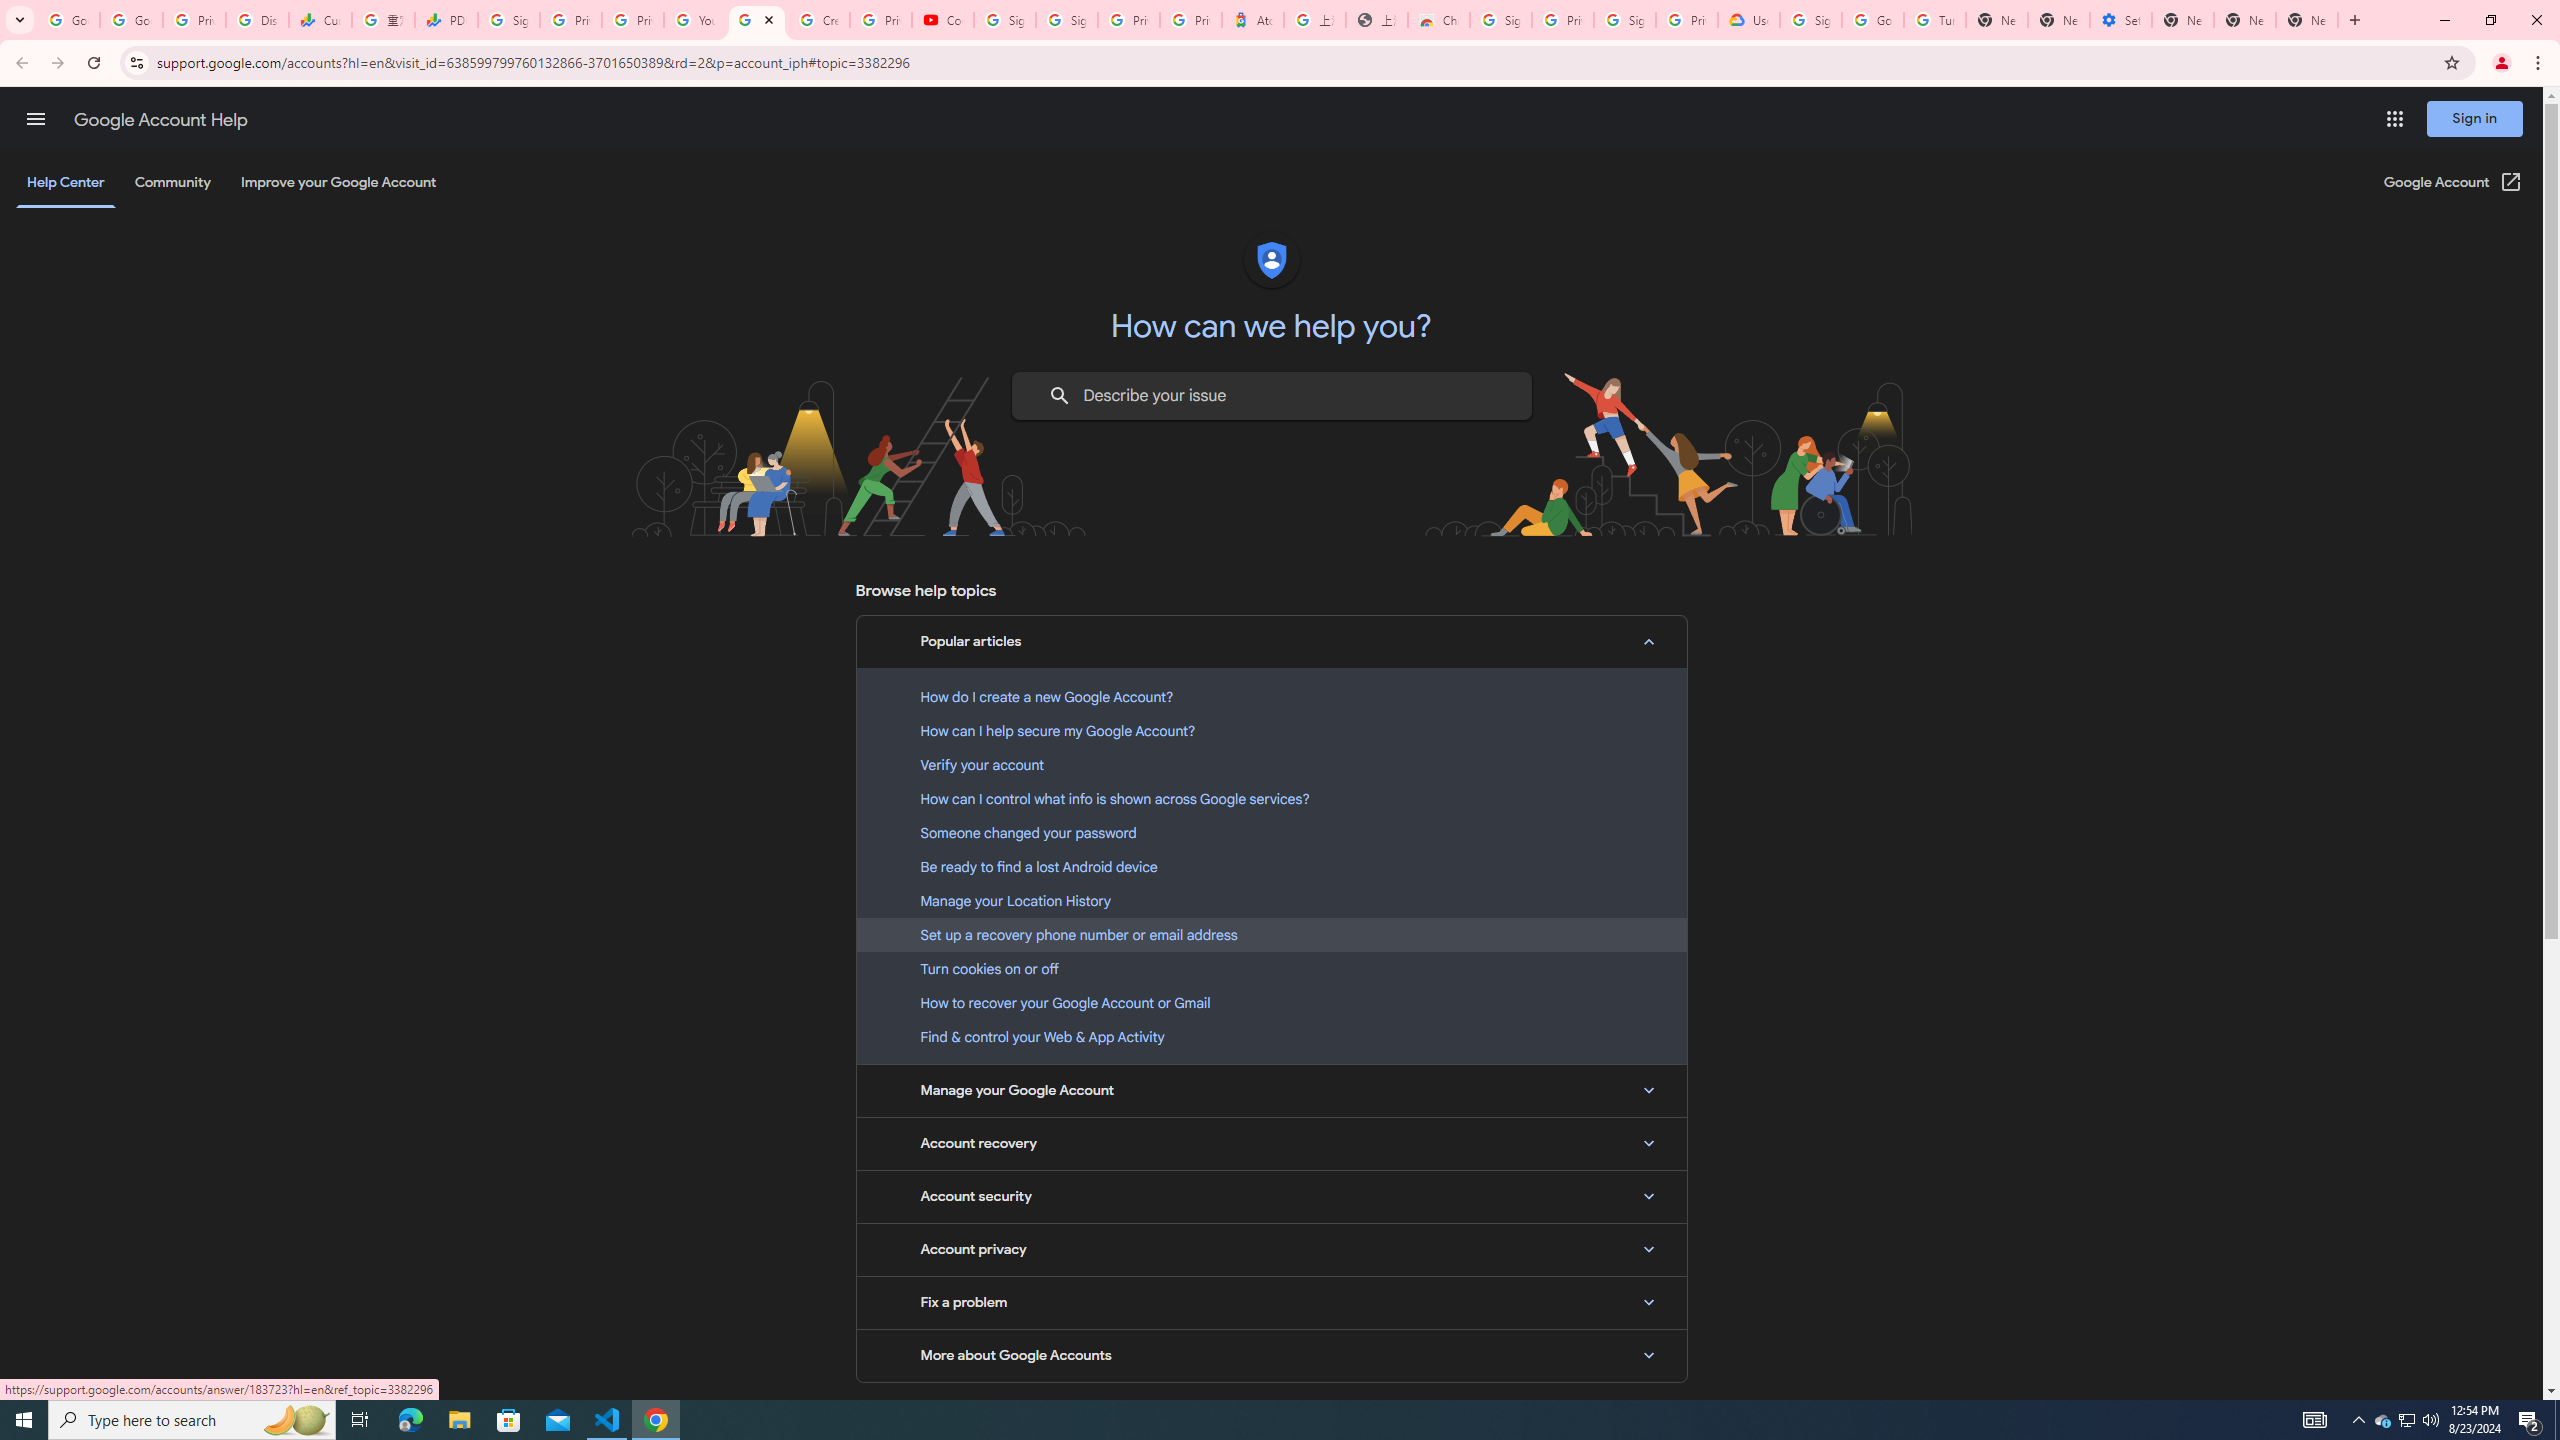 The width and height of the screenshot is (2560, 1440). What do you see at coordinates (1271, 1002) in the screenshot?
I see `'How to recover your Google Account or Gmail'` at bounding box center [1271, 1002].